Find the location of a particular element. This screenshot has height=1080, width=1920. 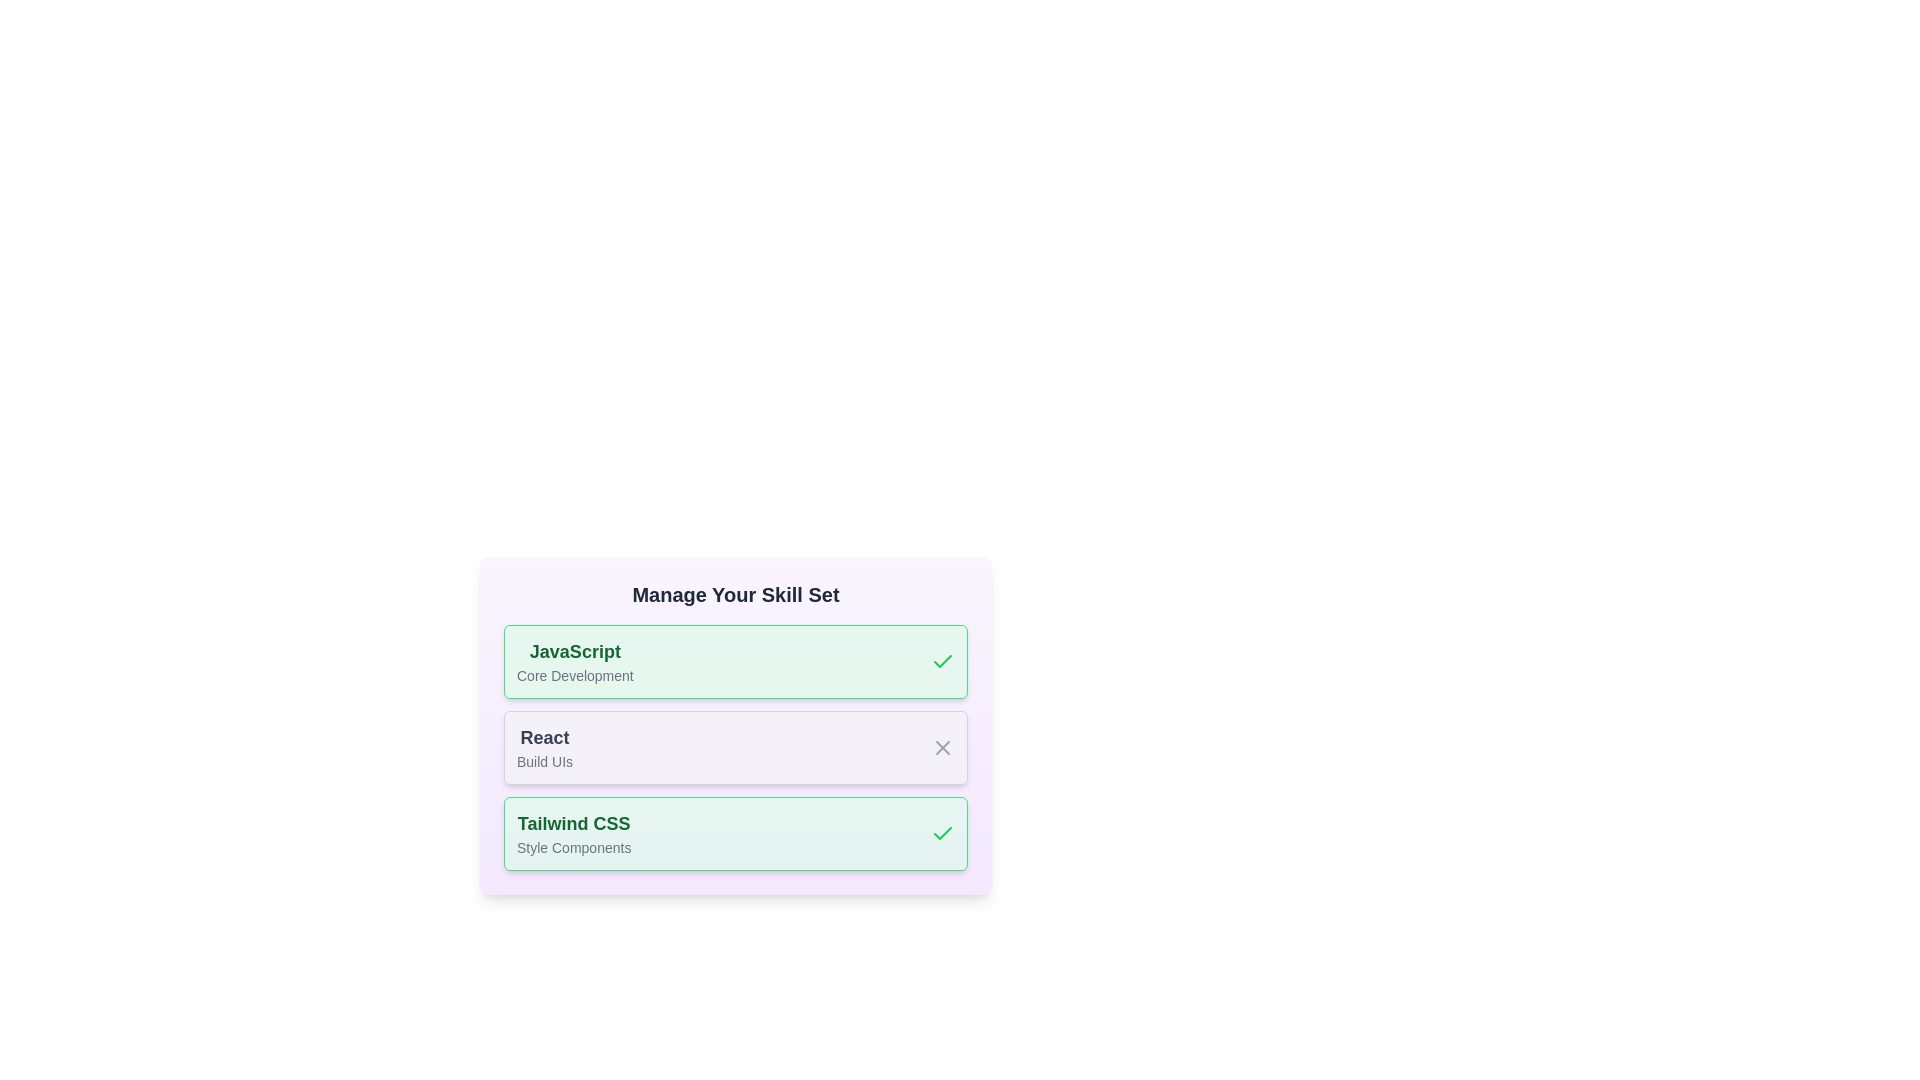

the skill entry corresponding to Tailwind CSS to view its details is located at coordinates (573, 833).